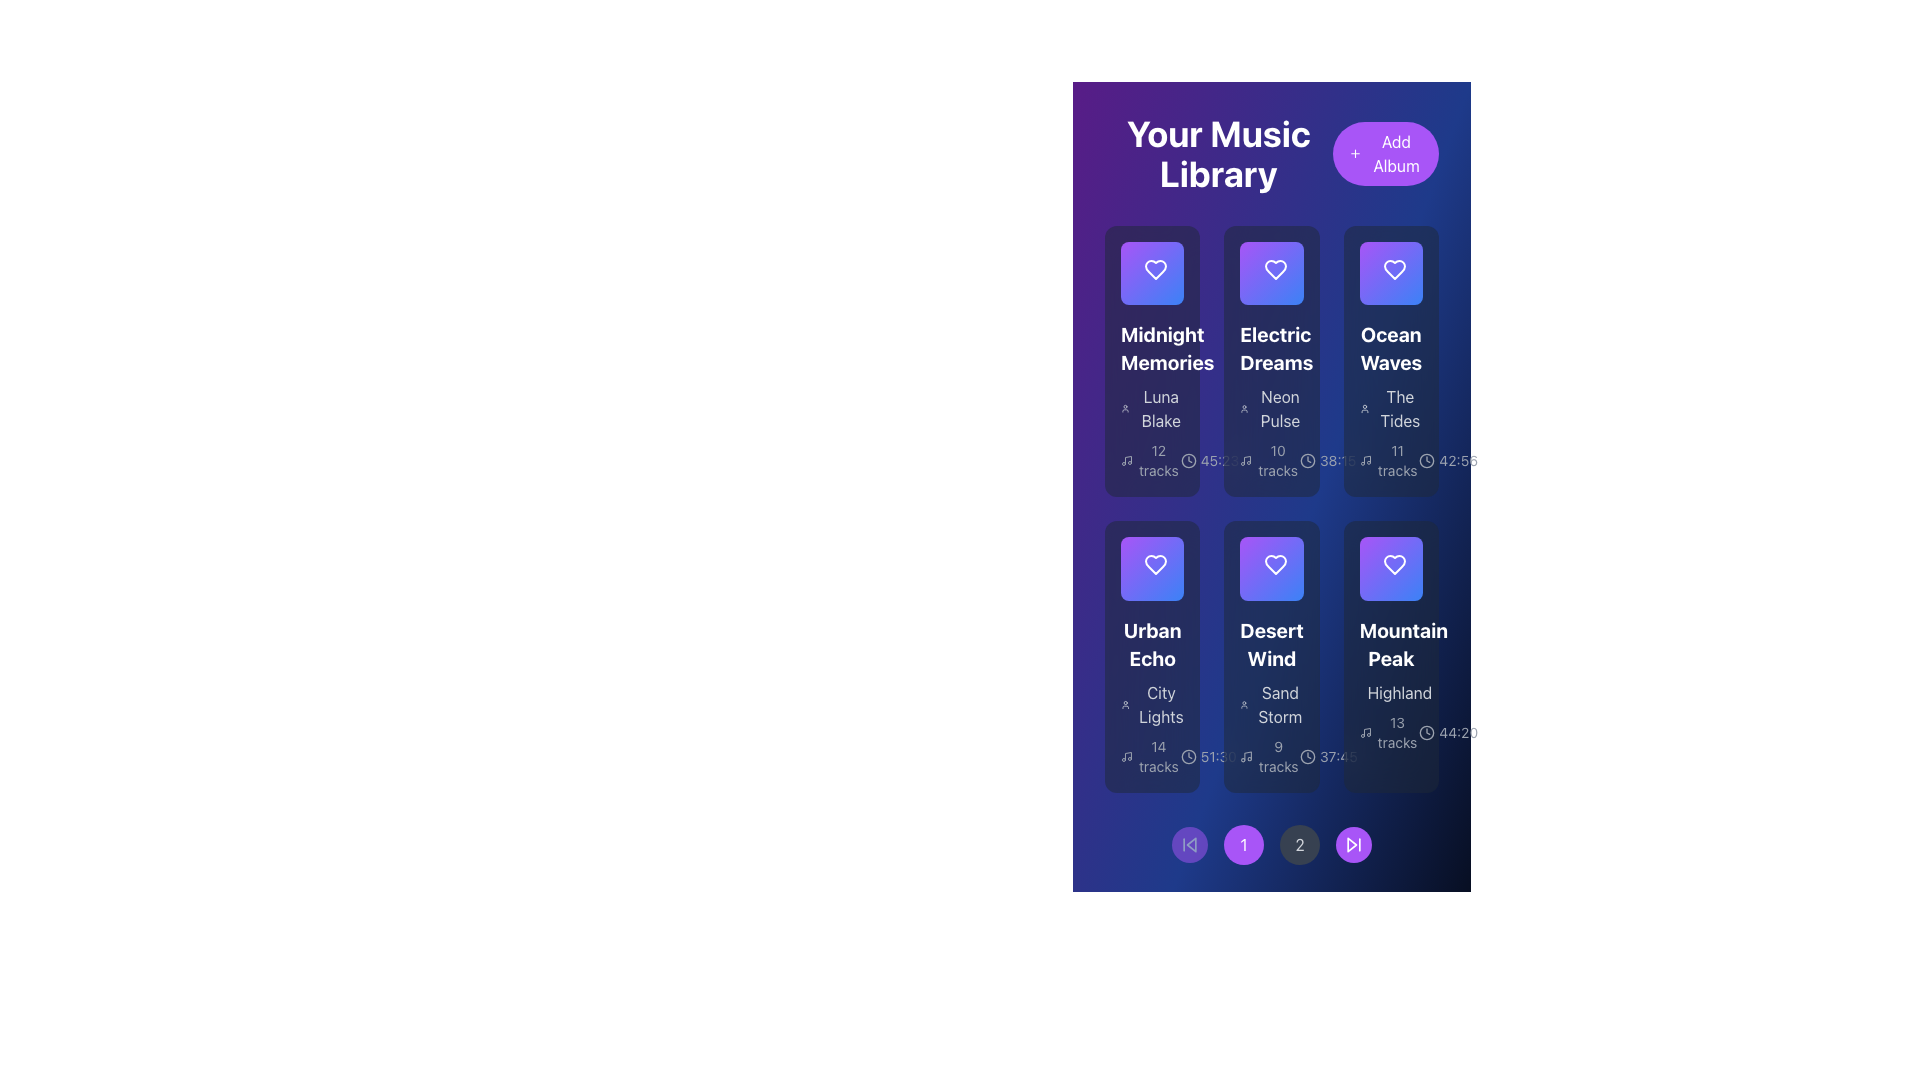 The width and height of the screenshot is (1920, 1080). I want to click on the circular button with a purple background and a backward skip icon, so click(1190, 844).